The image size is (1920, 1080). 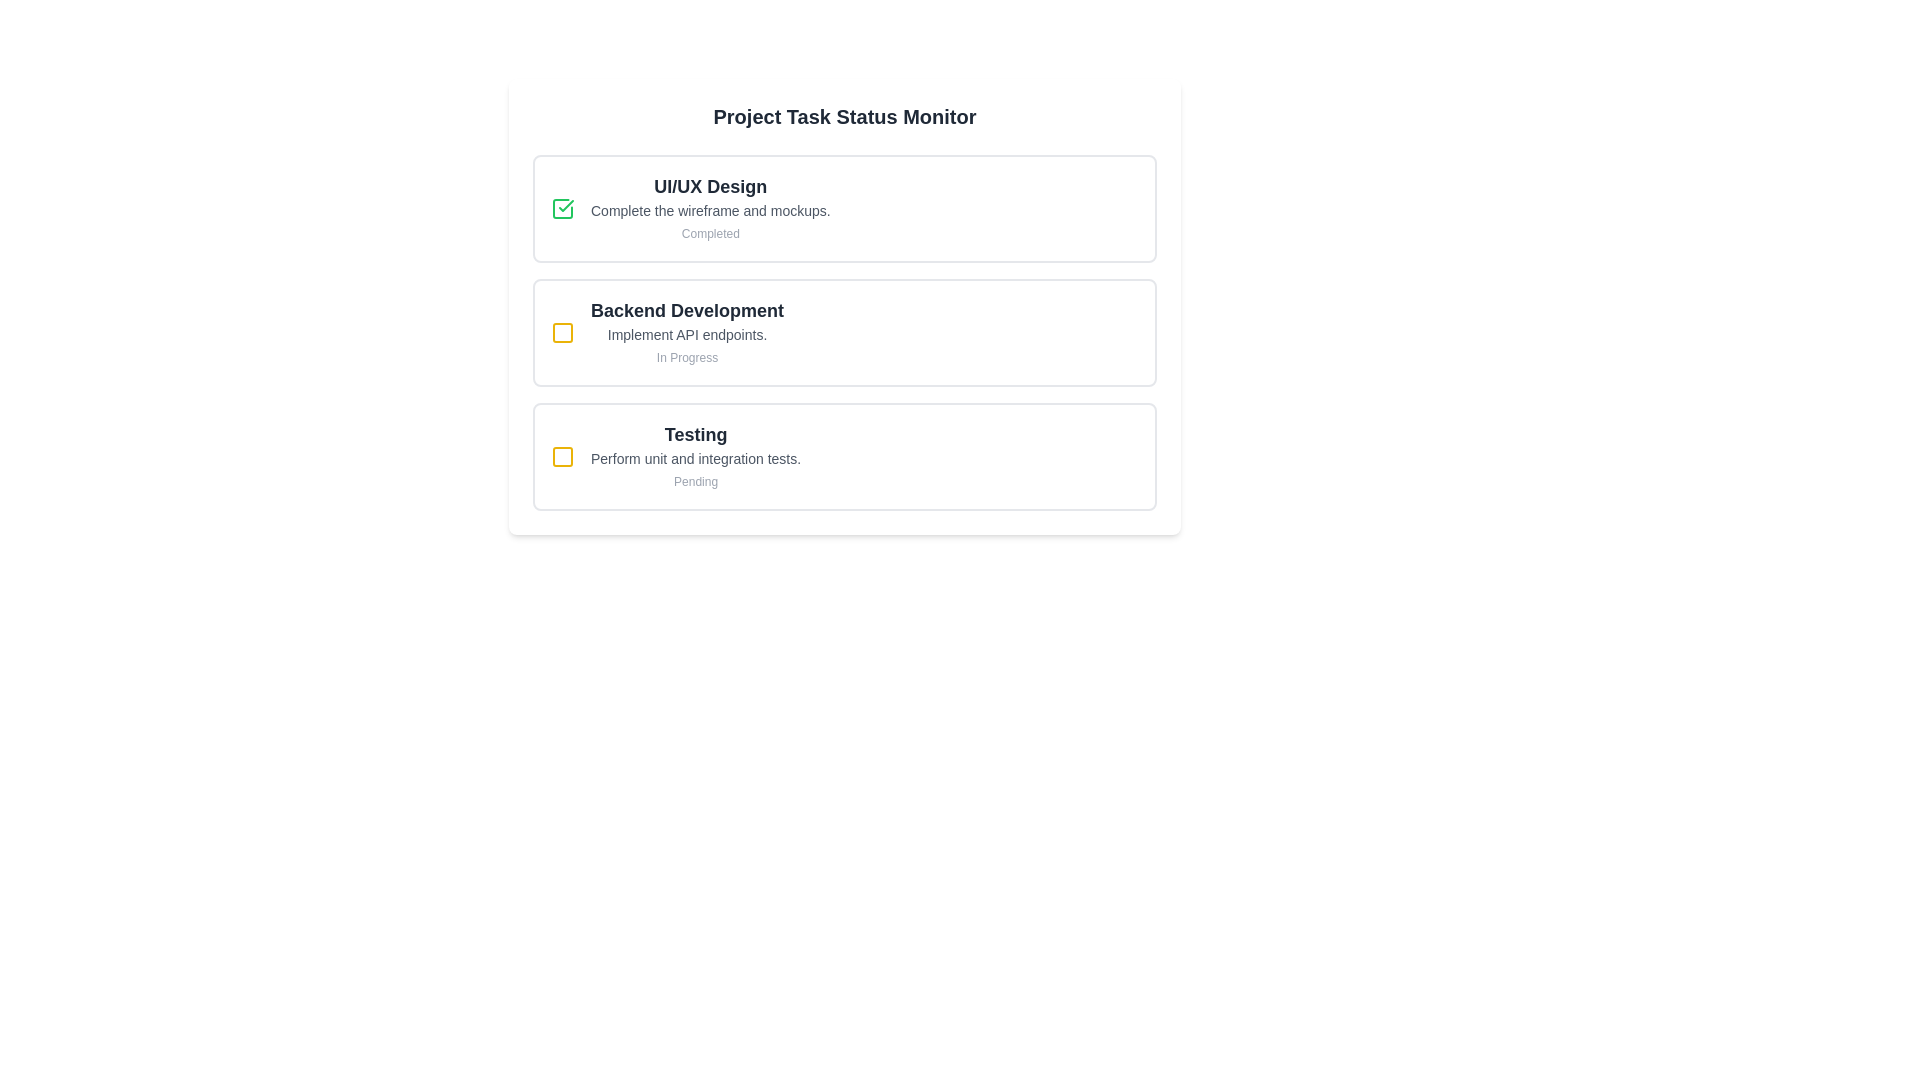 I want to click on the static text label reading 'Pending', which is styled with a light gray color and is positioned below 'Perform unit and integration tests.', so click(x=696, y=482).